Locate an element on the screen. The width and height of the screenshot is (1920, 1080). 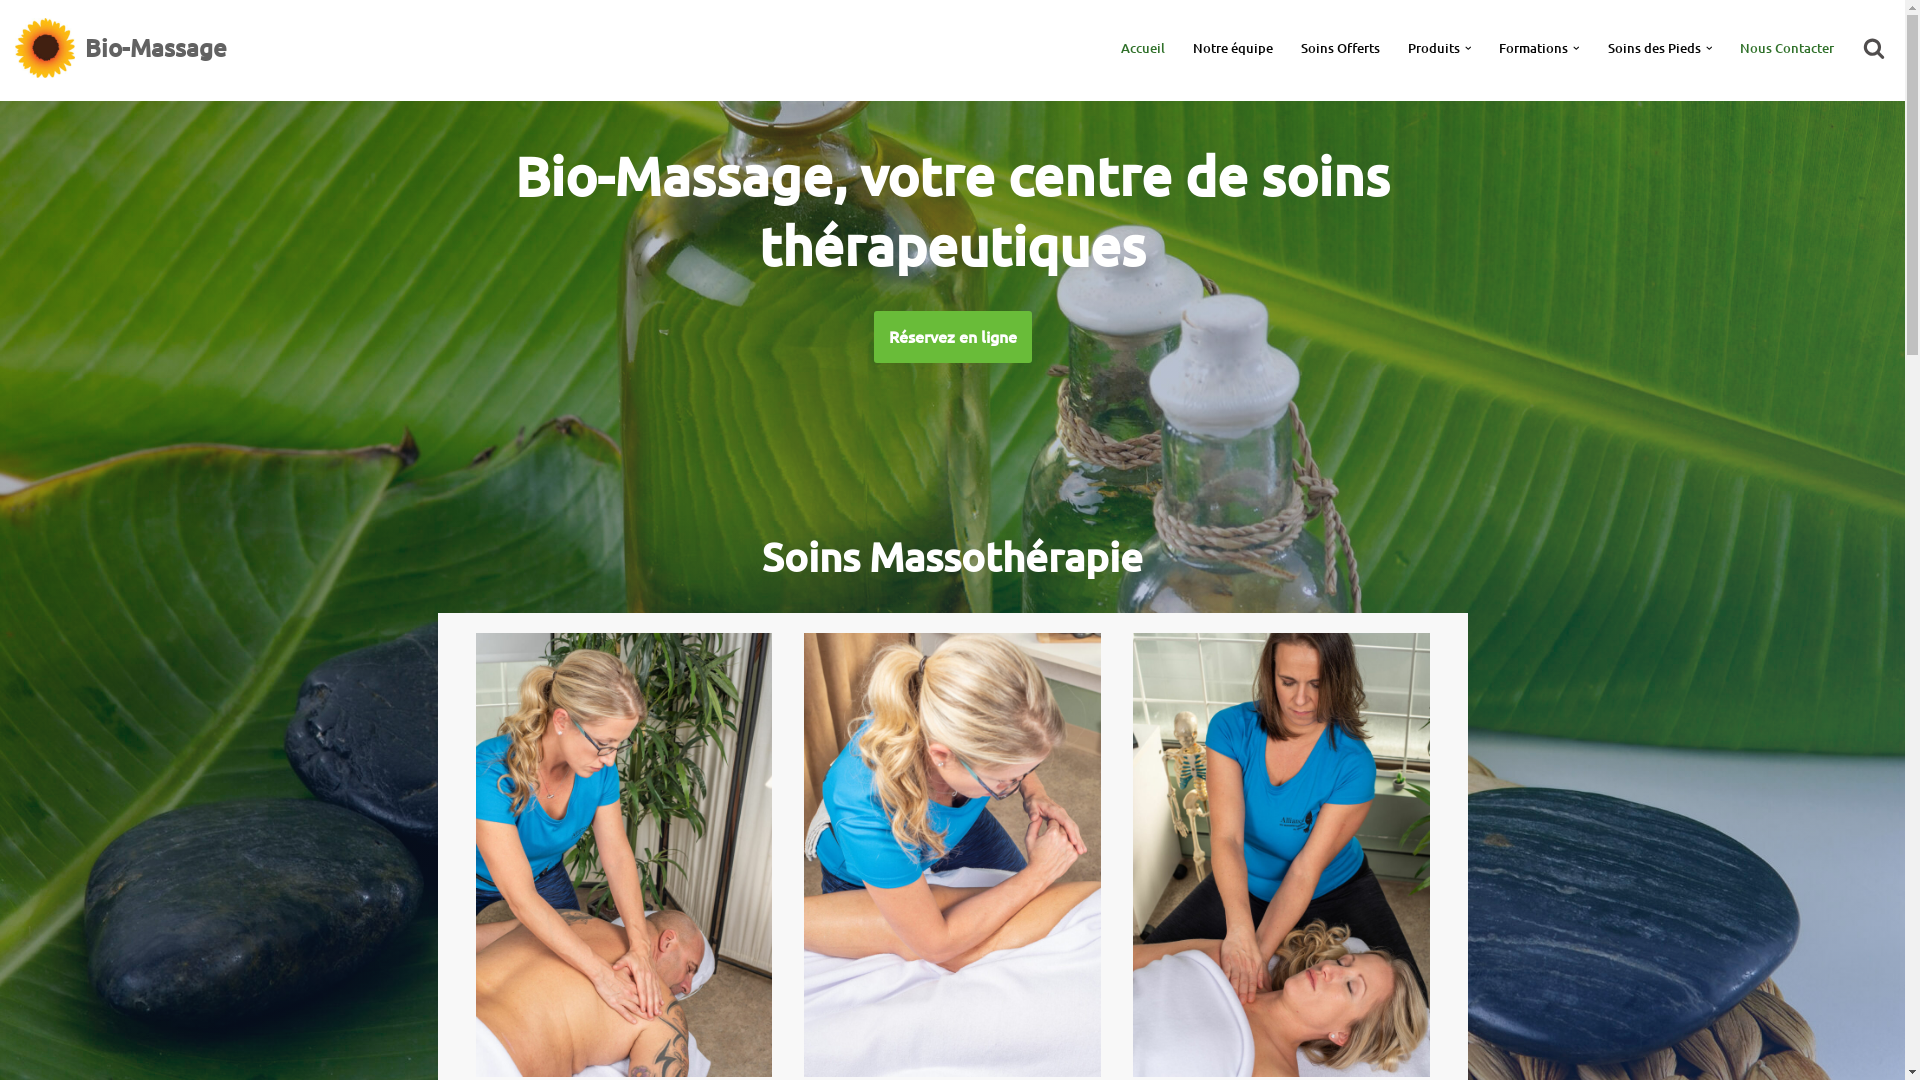
'Soins Offerts' is located at coordinates (1339, 46).